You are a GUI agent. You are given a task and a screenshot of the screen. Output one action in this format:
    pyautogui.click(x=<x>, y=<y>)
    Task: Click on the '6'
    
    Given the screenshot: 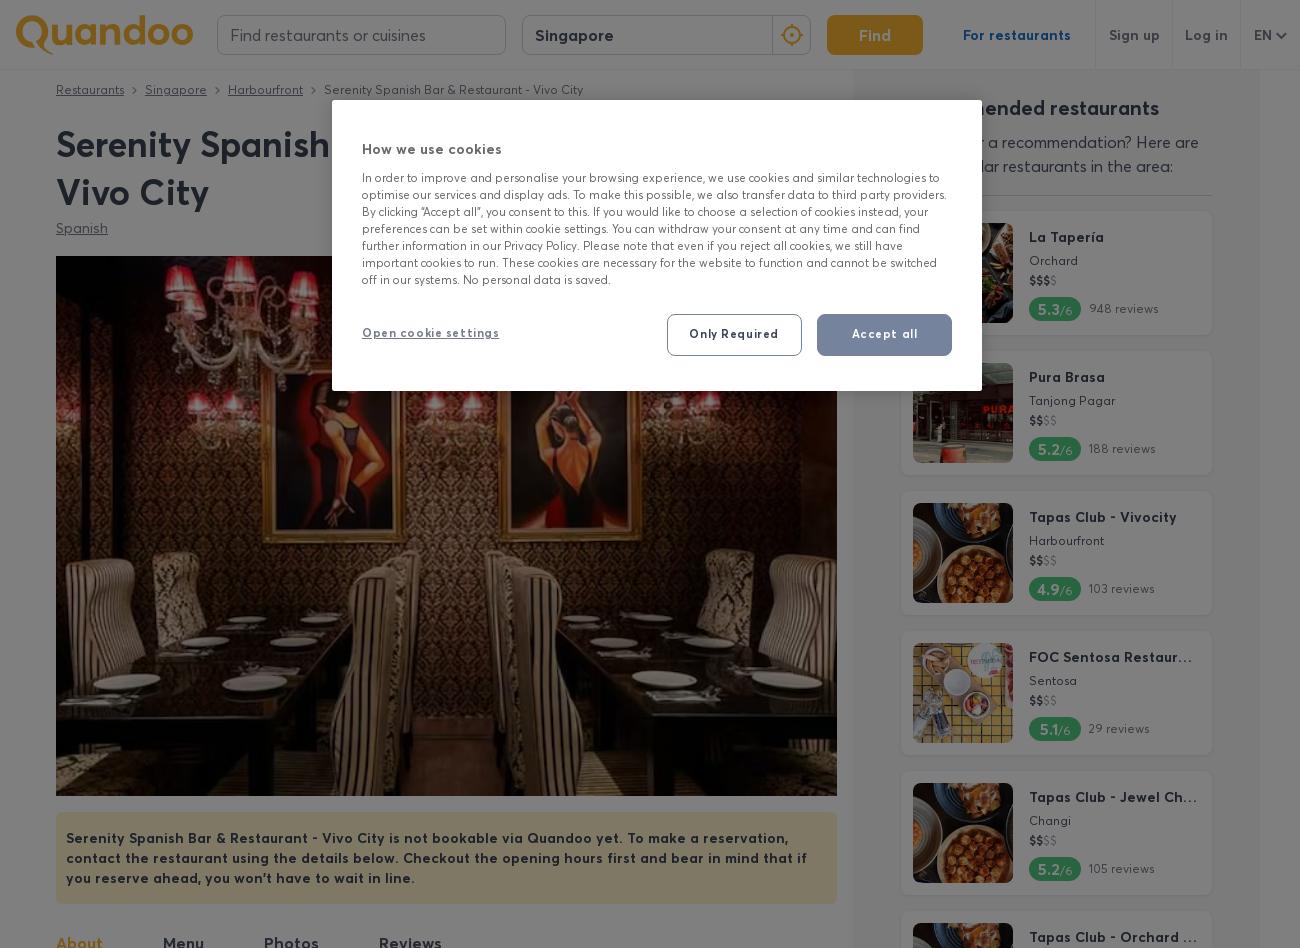 What is the action you would take?
    pyautogui.click(x=816, y=134)
    